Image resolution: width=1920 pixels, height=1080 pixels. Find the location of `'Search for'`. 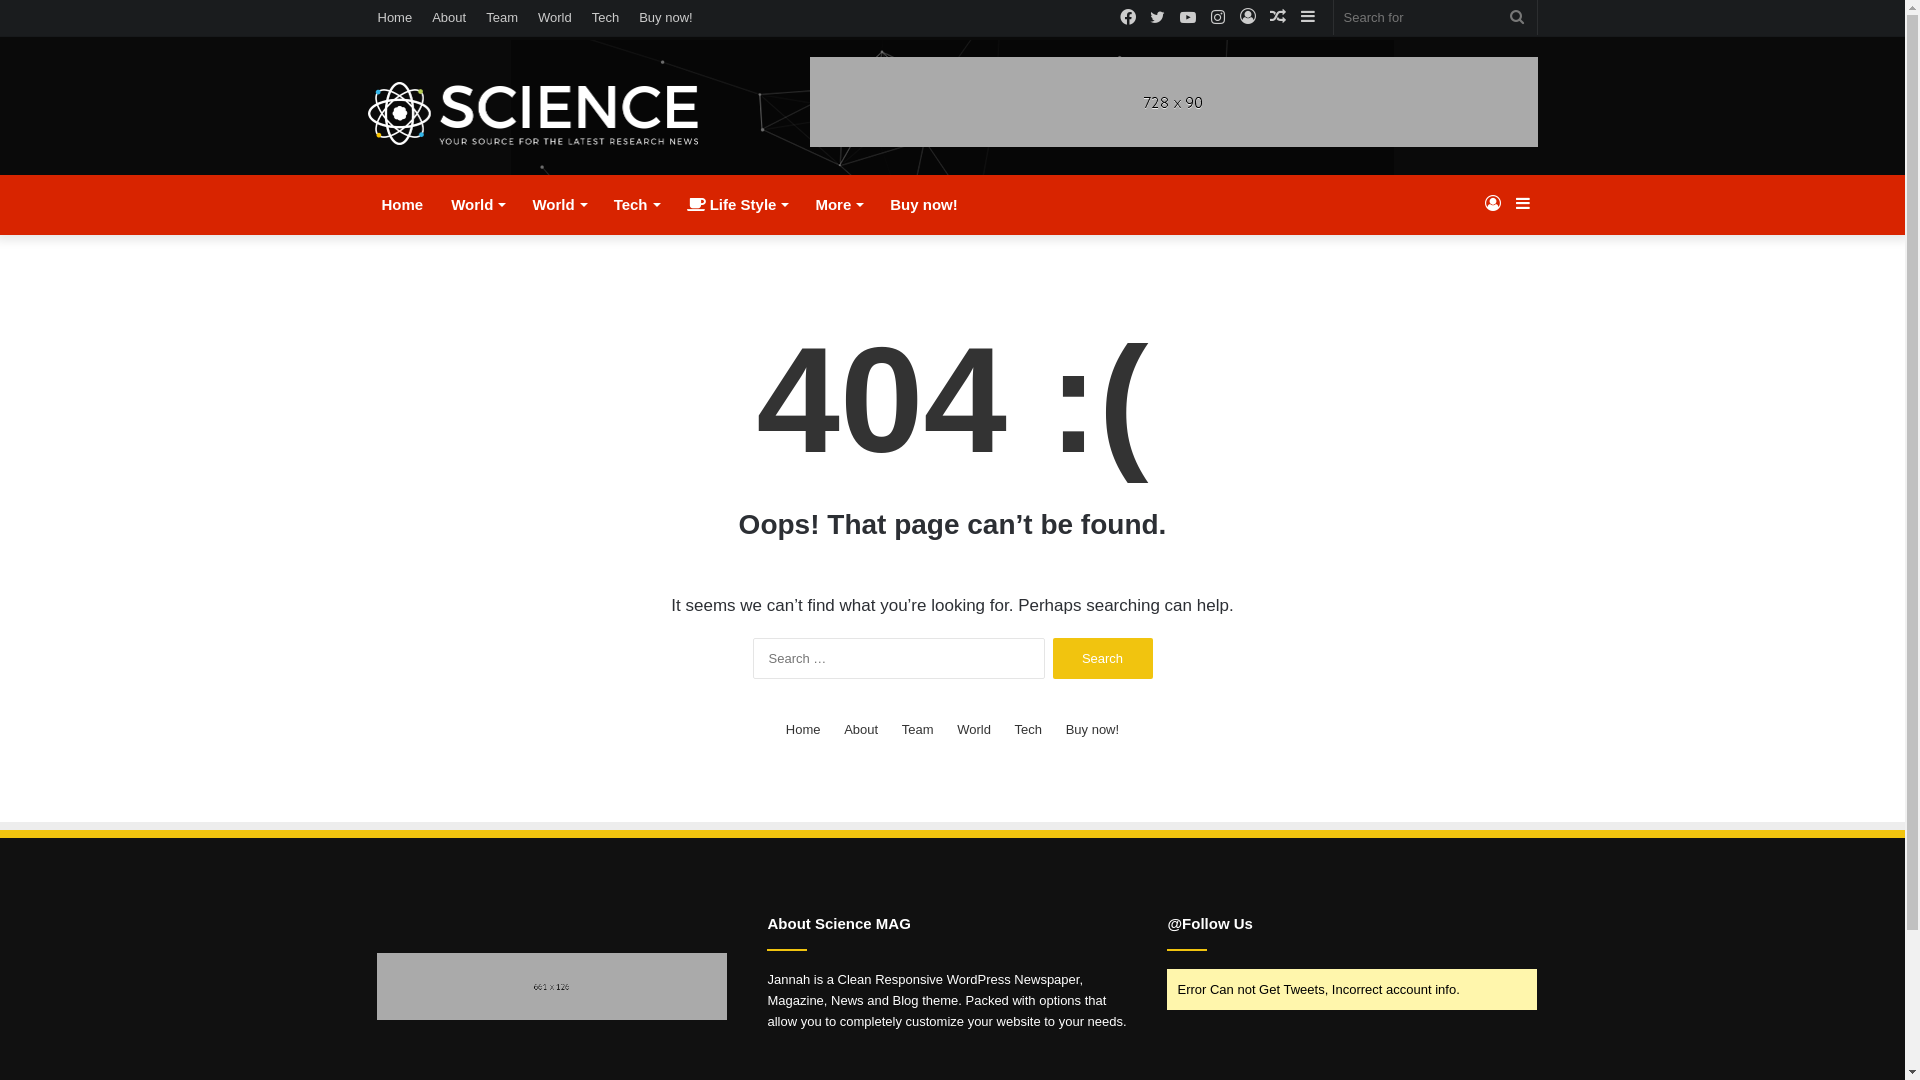

'Search for' is located at coordinates (1434, 17).